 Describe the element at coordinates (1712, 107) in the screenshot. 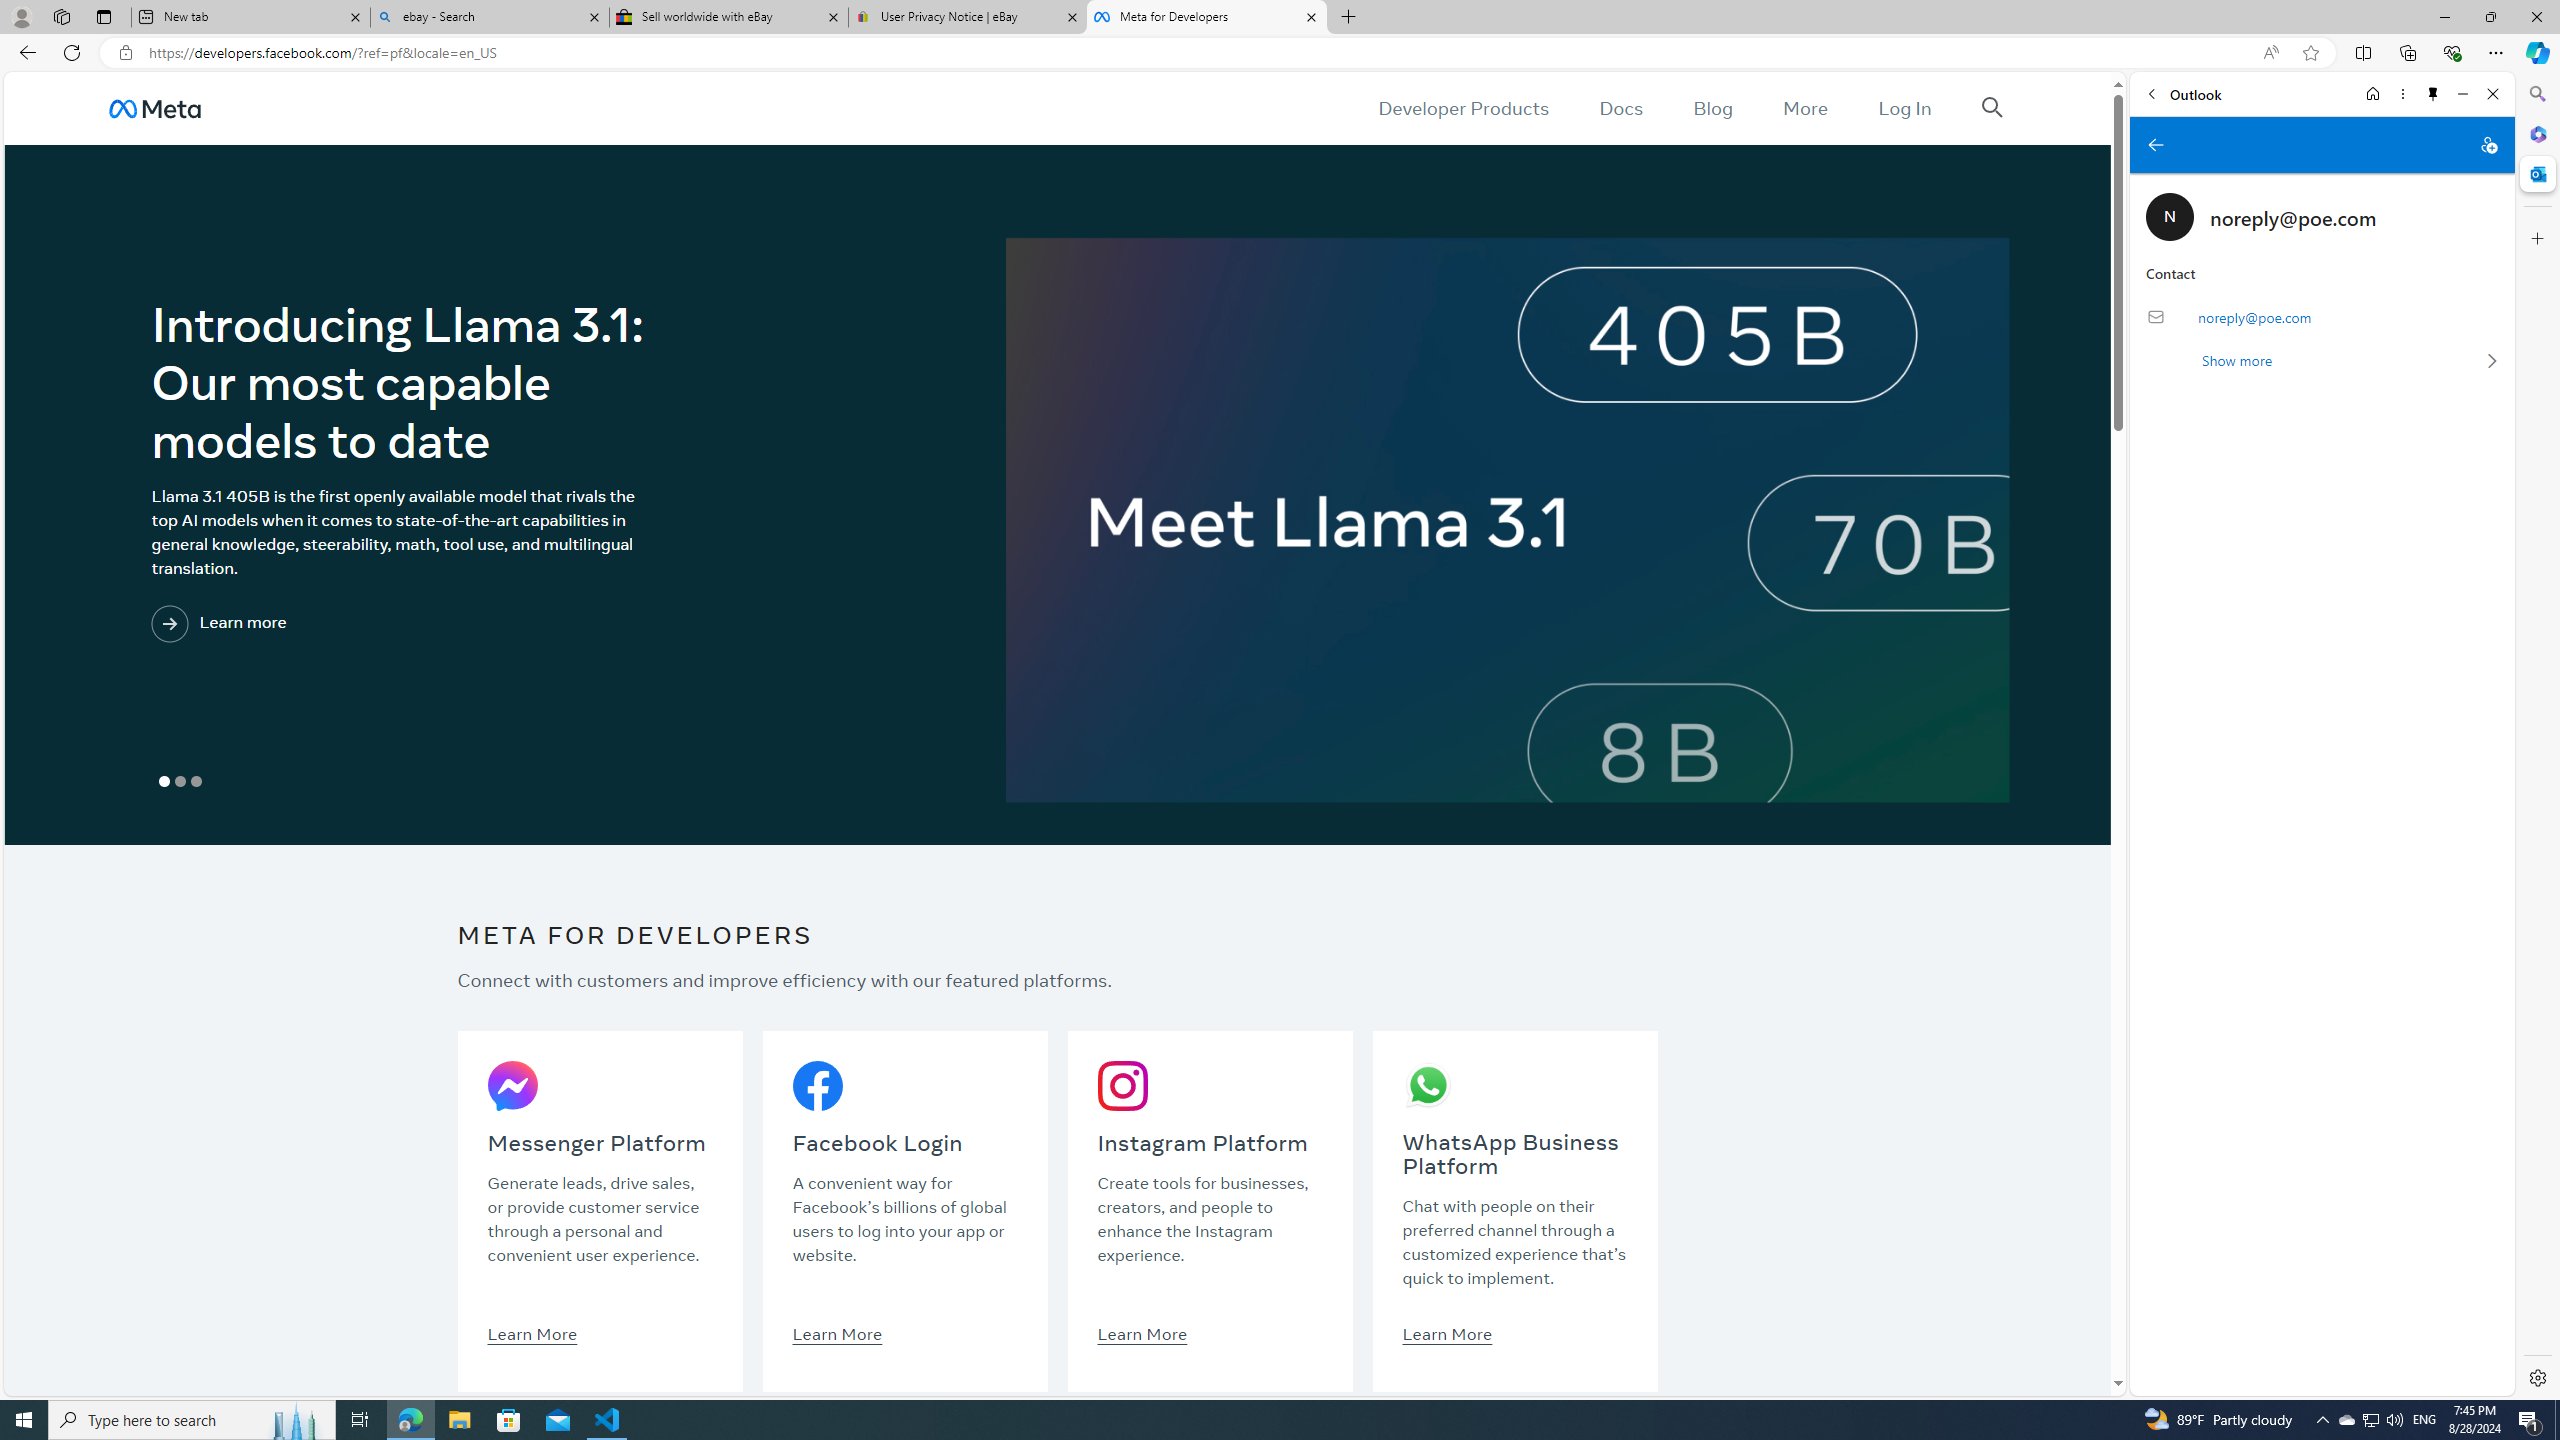

I see `'Blog'` at that location.